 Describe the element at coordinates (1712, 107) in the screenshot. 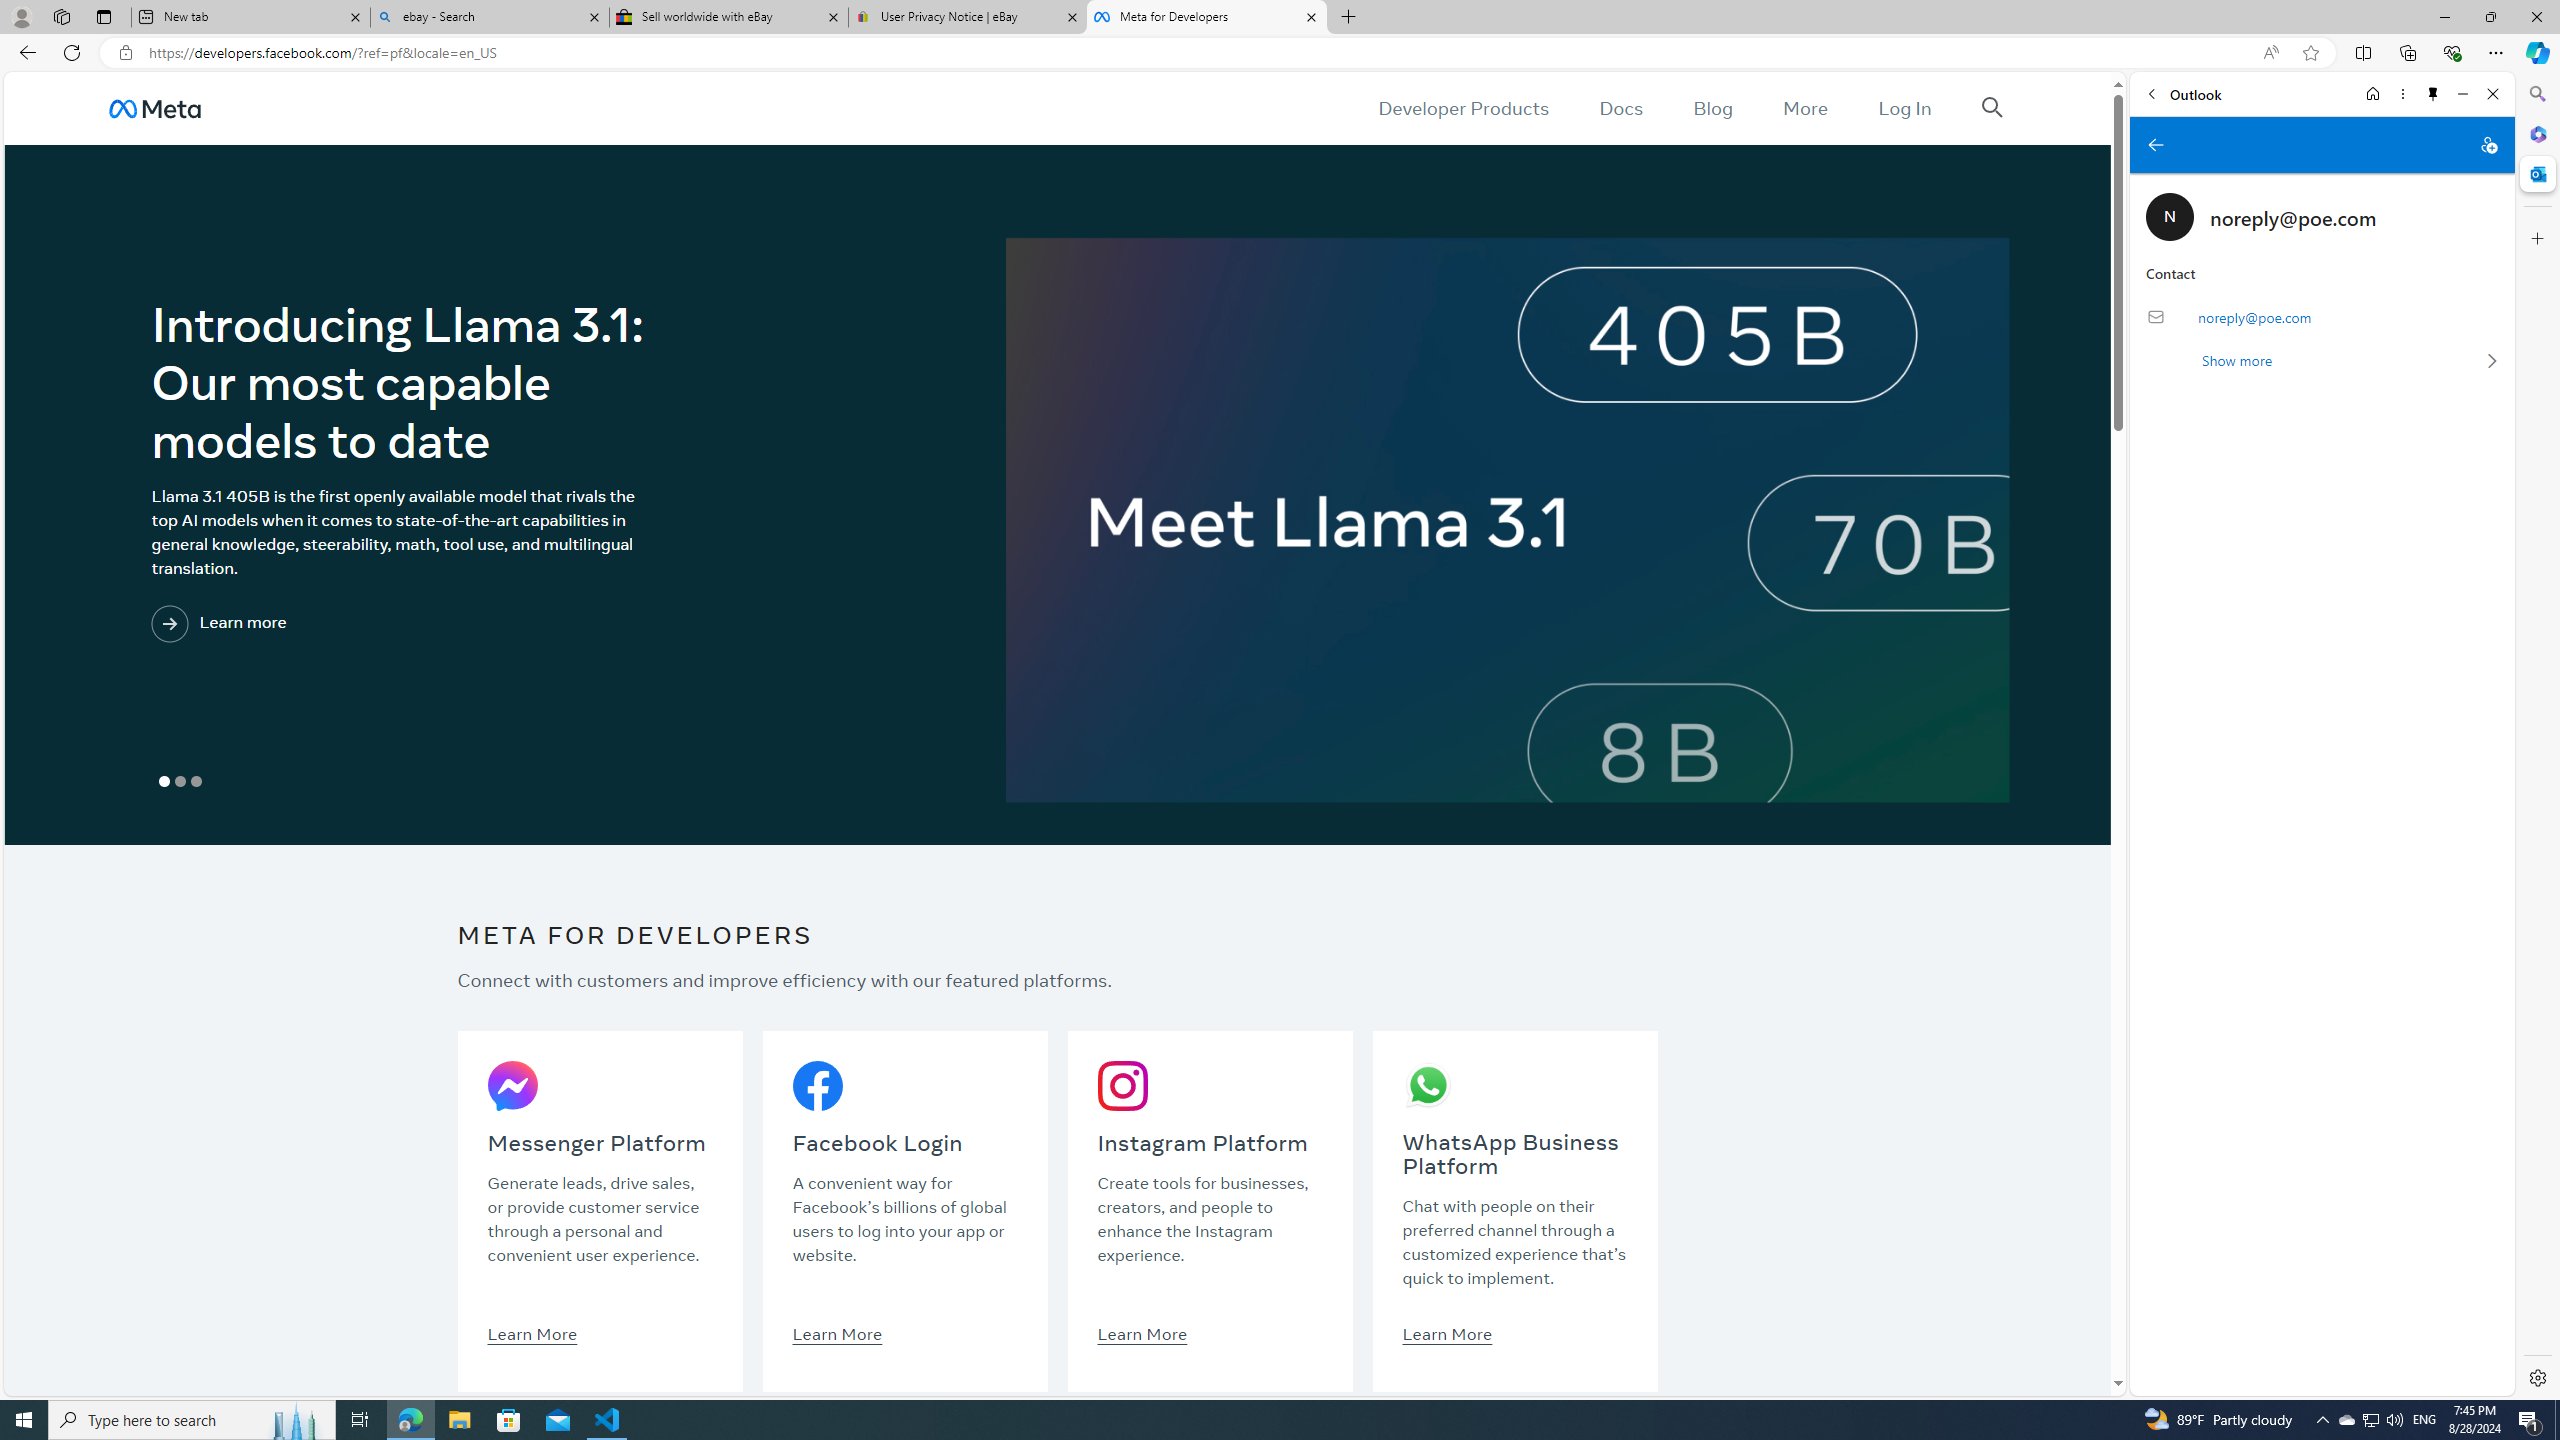

I see `'Blog'` at that location.